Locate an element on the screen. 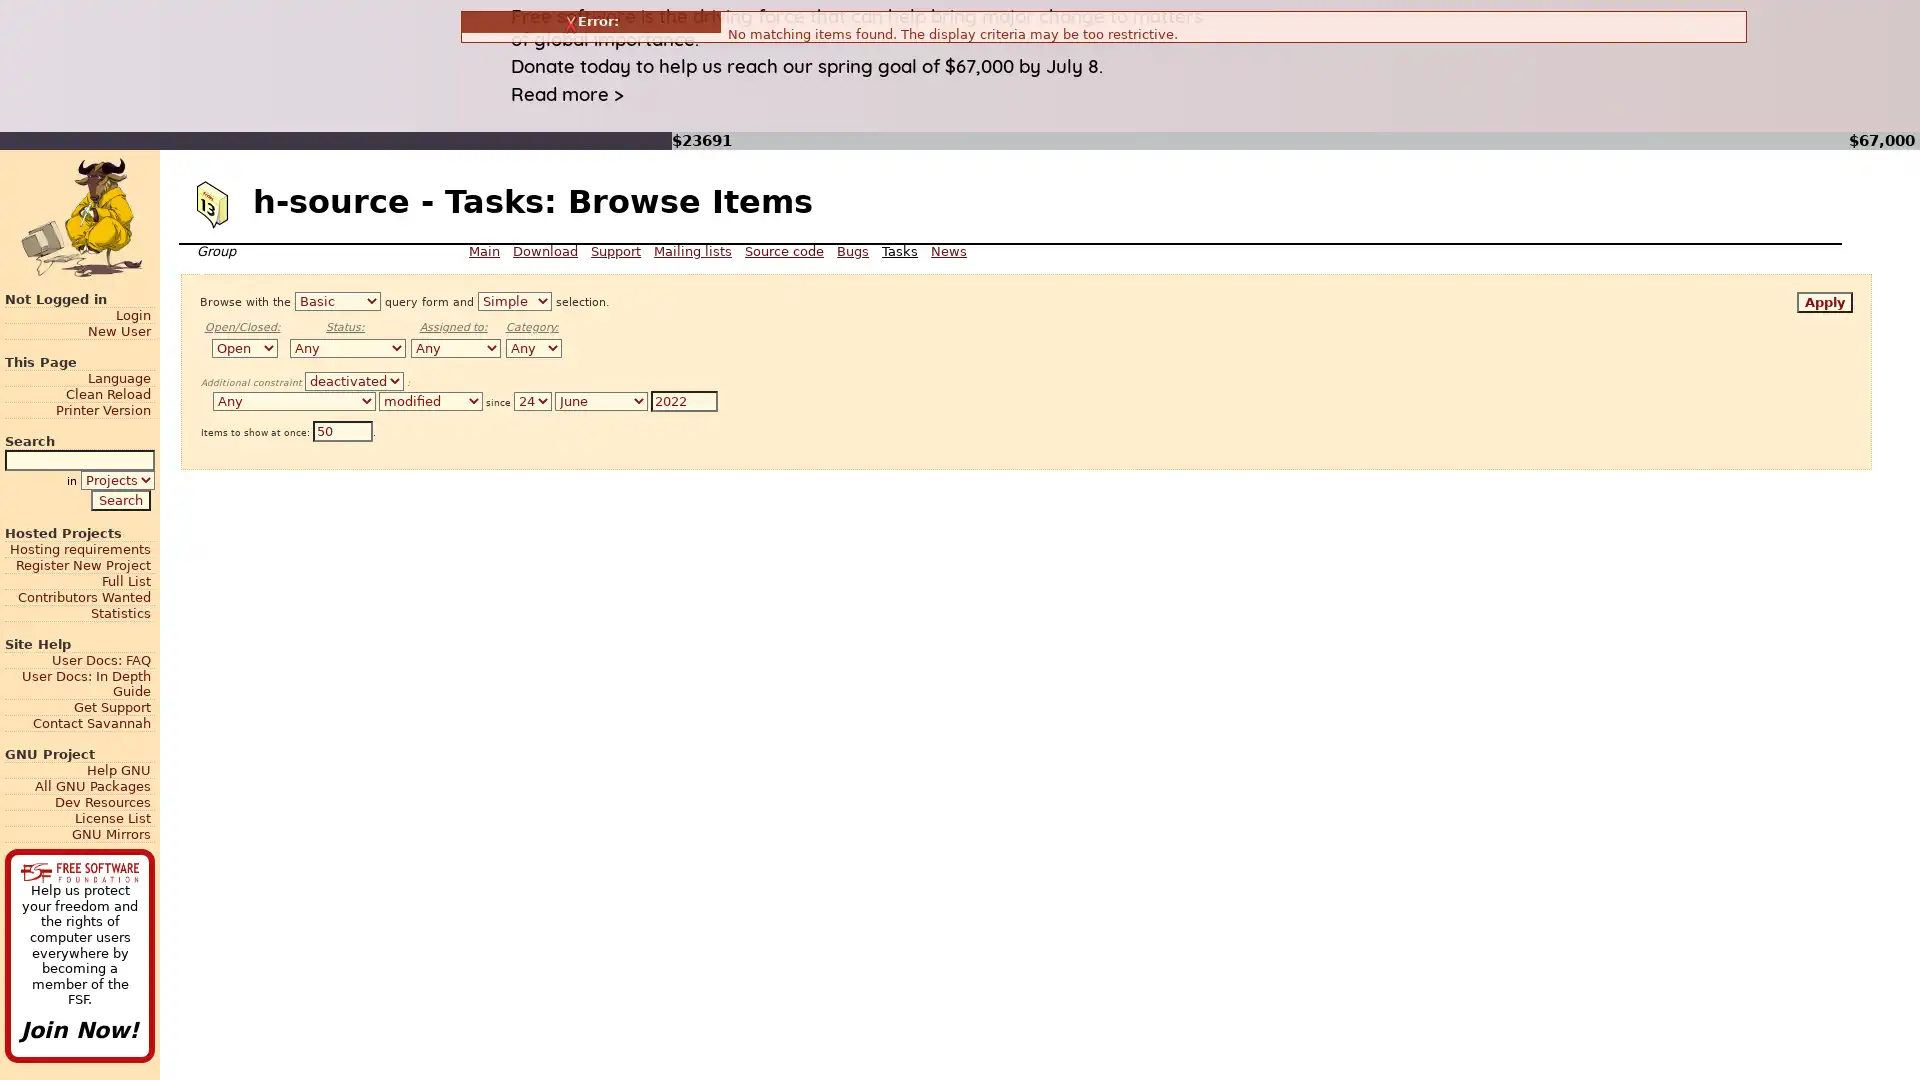  Apply is located at coordinates (1824, 302).